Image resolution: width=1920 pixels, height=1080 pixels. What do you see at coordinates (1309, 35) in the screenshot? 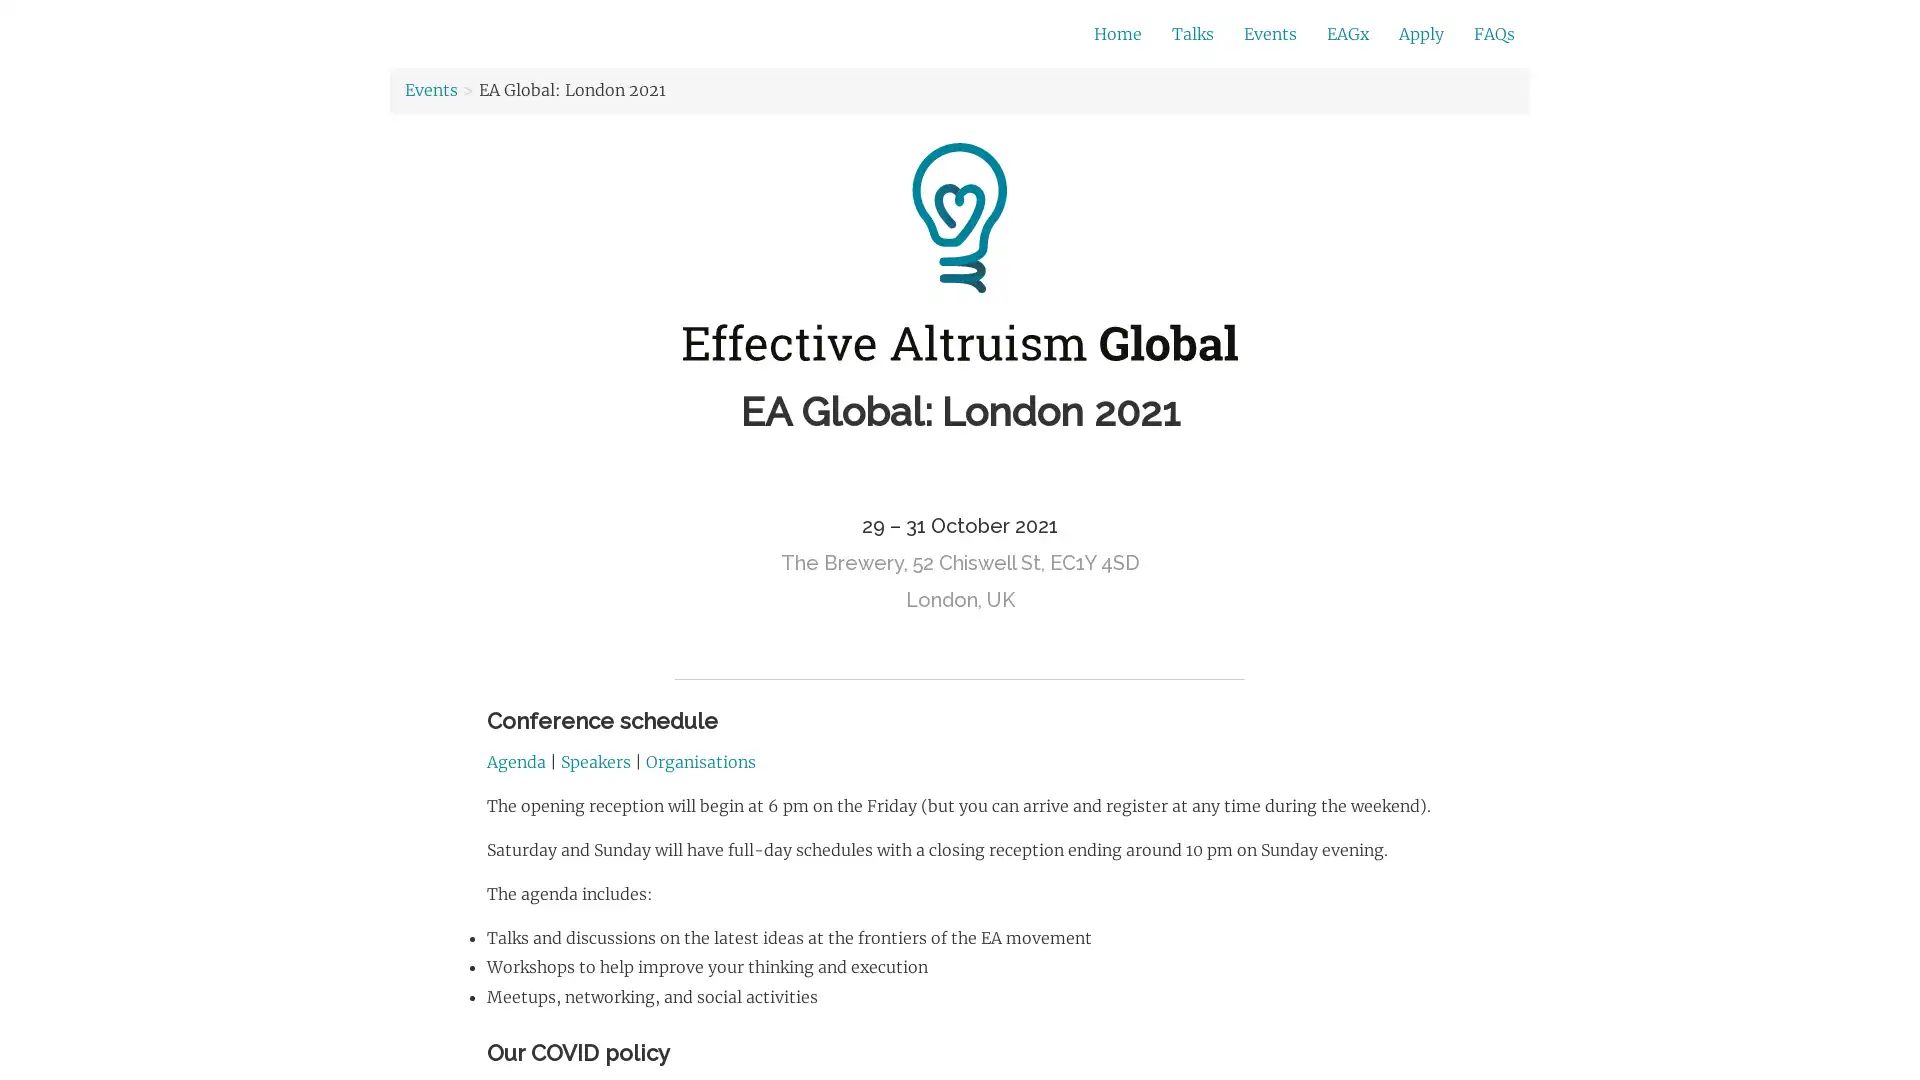
I see `Join` at bounding box center [1309, 35].